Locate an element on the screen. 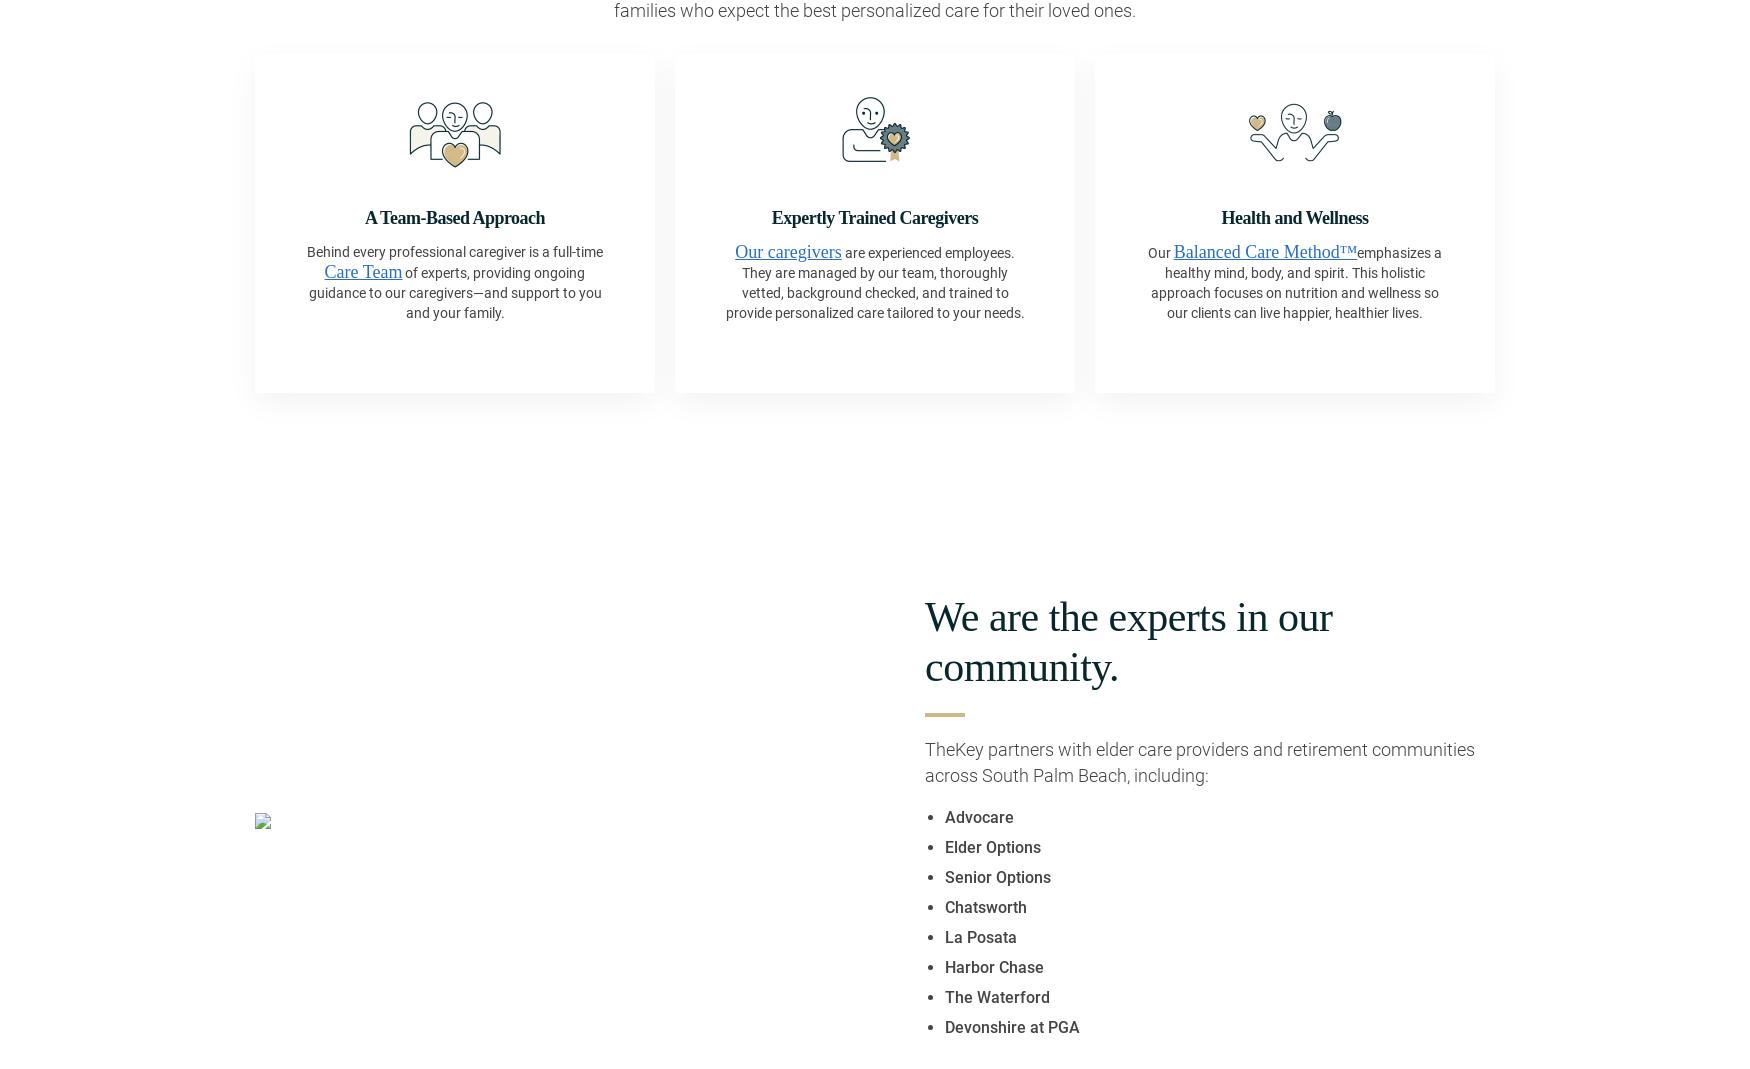  'Elder Options' is located at coordinates (992, 847).